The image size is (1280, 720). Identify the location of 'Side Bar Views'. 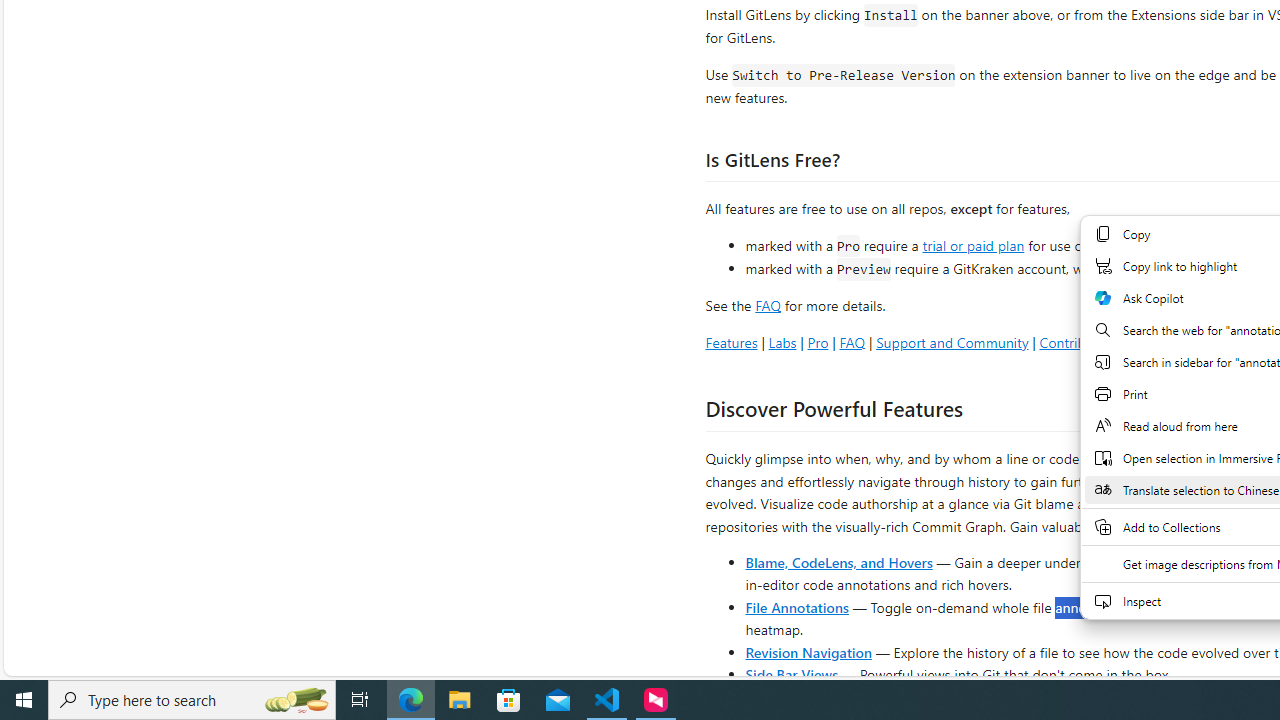
(790, 673).